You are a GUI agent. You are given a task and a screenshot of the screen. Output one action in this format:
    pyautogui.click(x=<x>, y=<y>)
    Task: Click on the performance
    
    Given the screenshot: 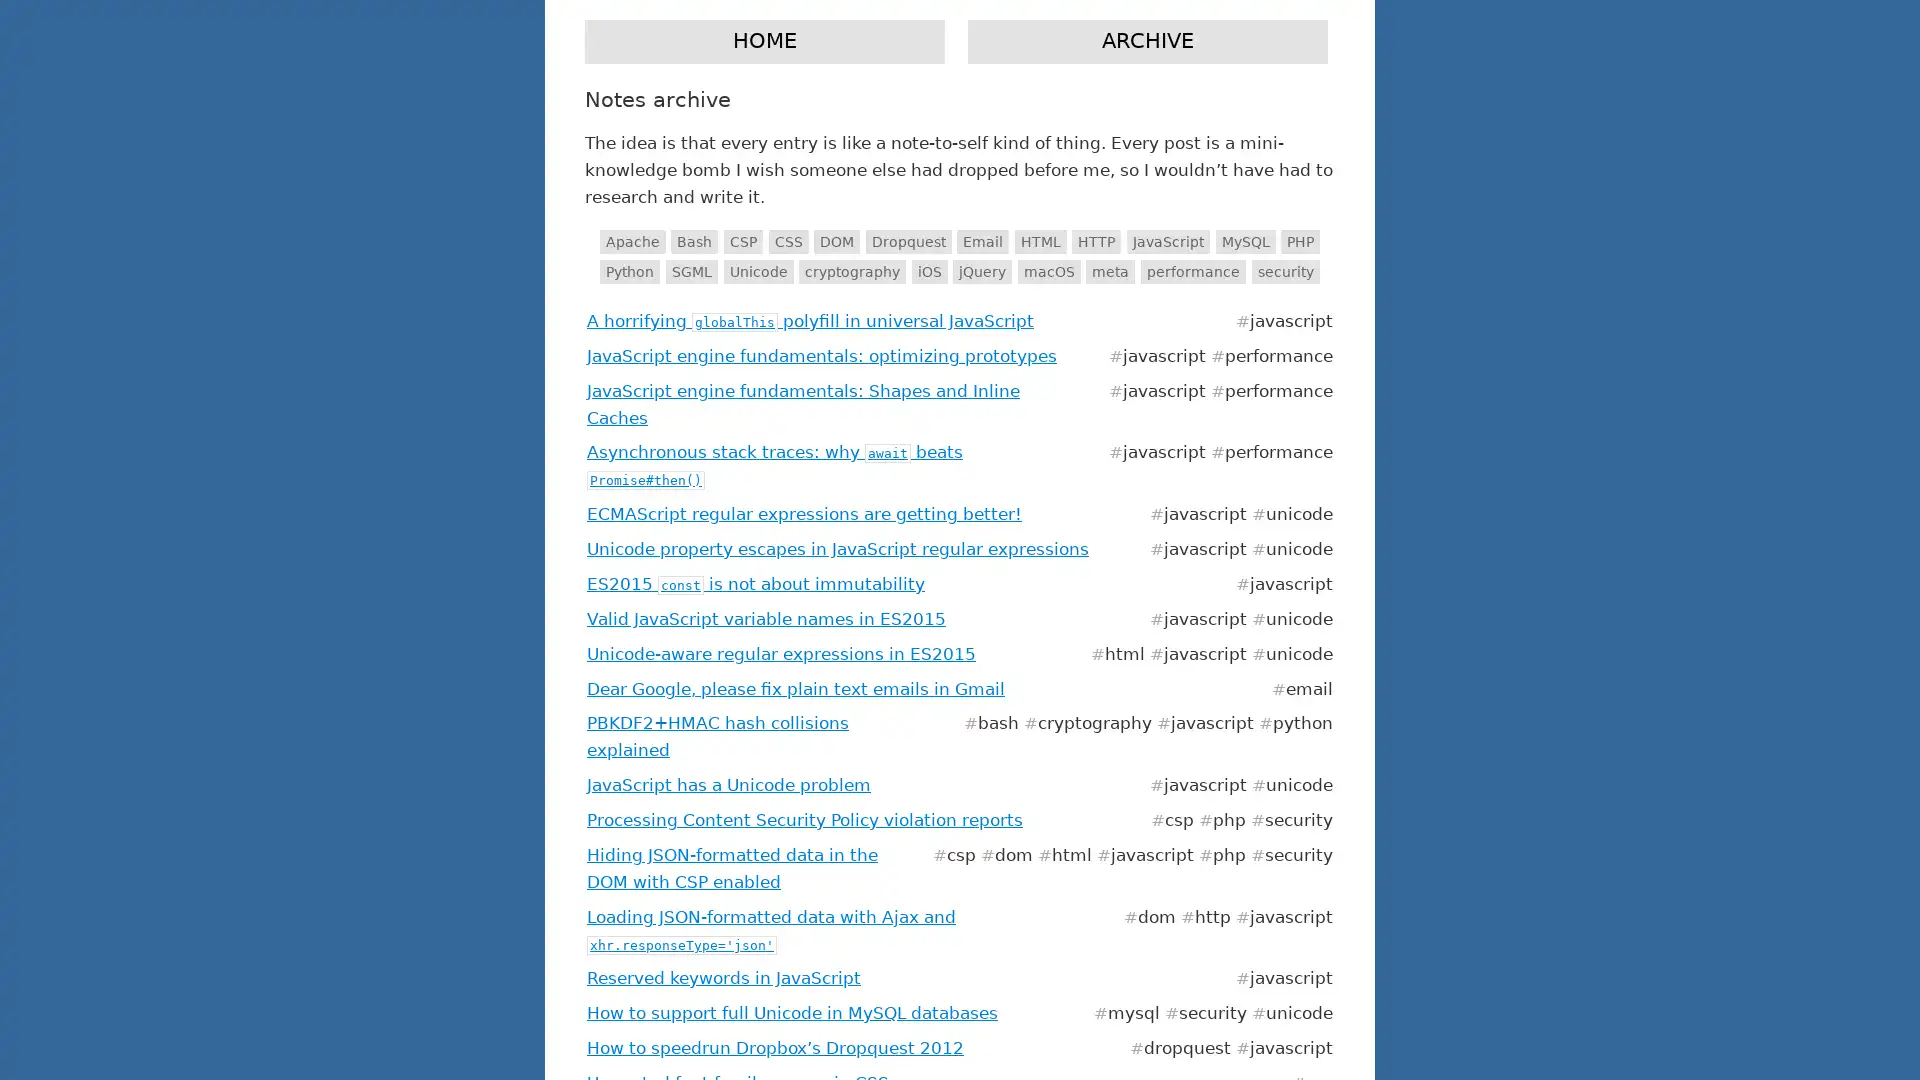 What is the action you would take?
    pyautogui.click(x=1193, y=271)
    